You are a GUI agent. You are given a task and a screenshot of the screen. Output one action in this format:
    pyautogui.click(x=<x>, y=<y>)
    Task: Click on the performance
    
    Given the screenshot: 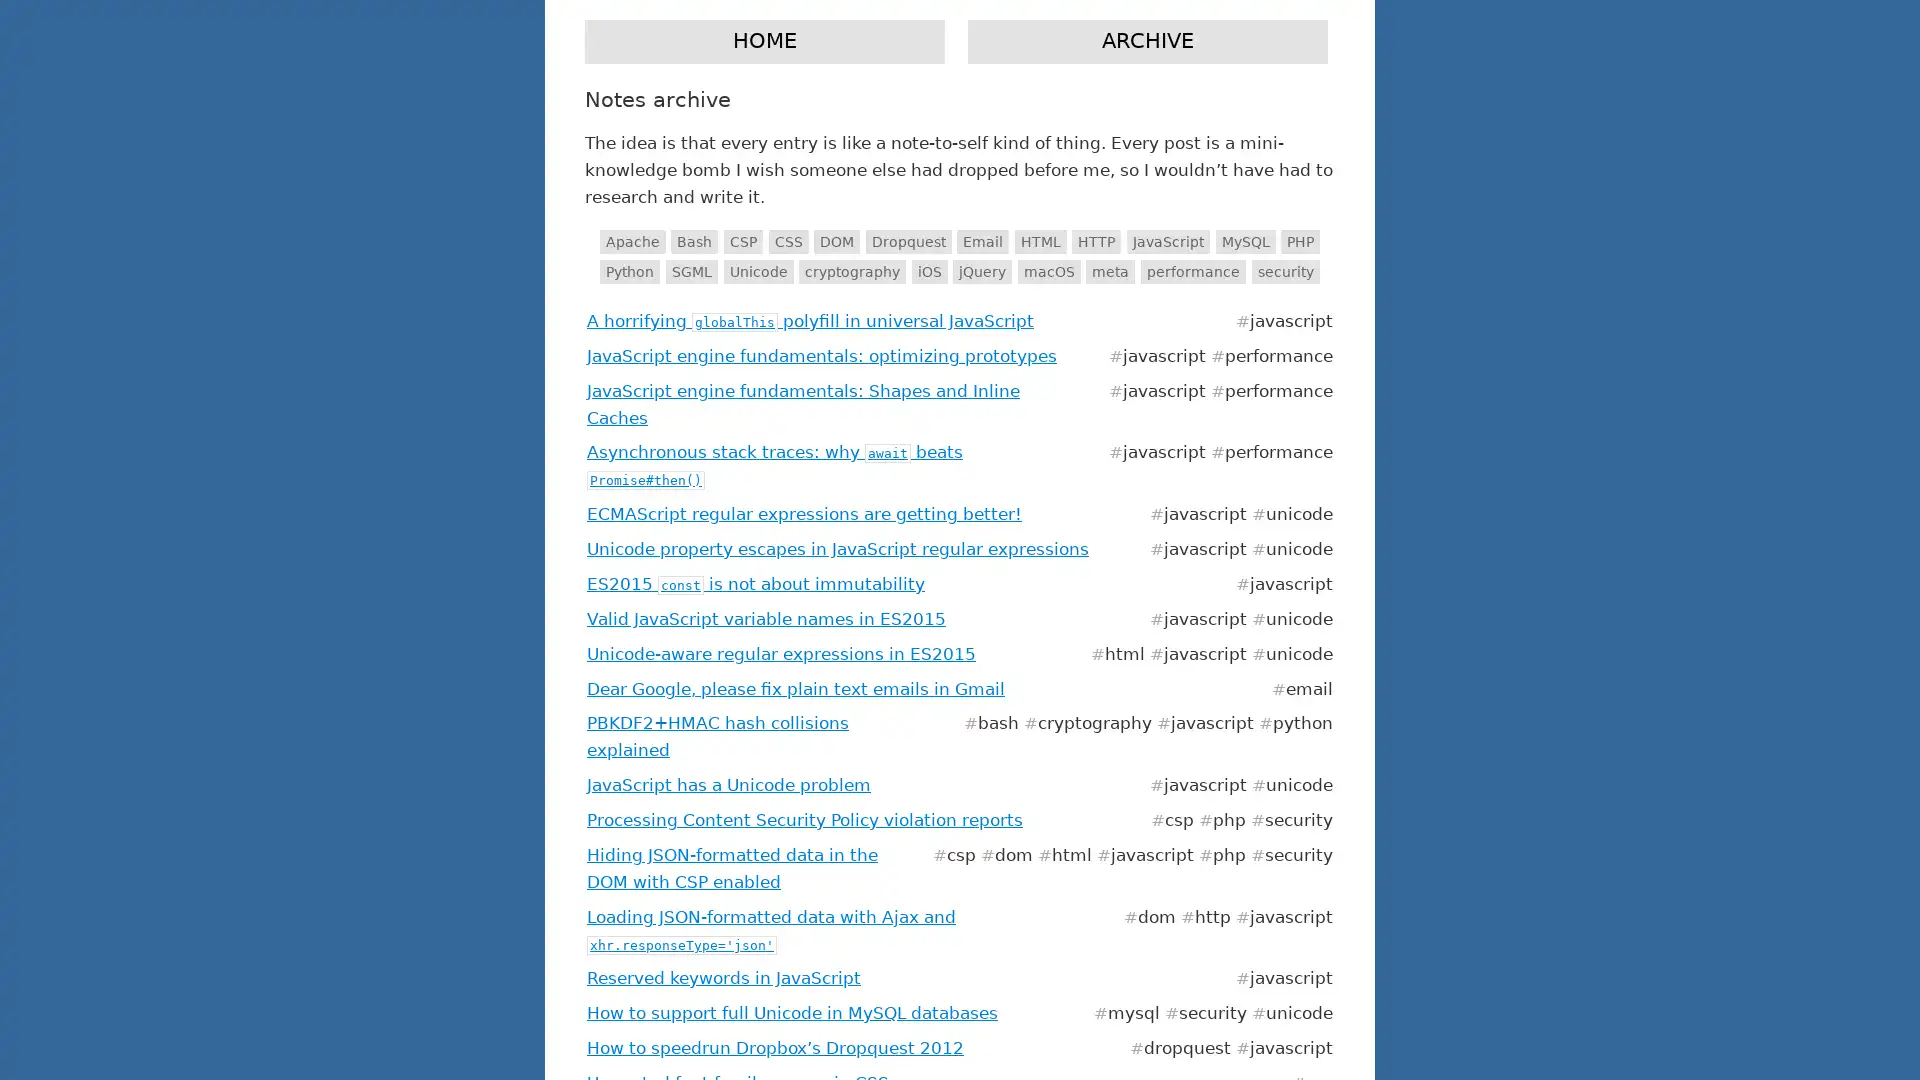 What is the action you would take?
    pyautogui.click(x=1193, y=271)
    